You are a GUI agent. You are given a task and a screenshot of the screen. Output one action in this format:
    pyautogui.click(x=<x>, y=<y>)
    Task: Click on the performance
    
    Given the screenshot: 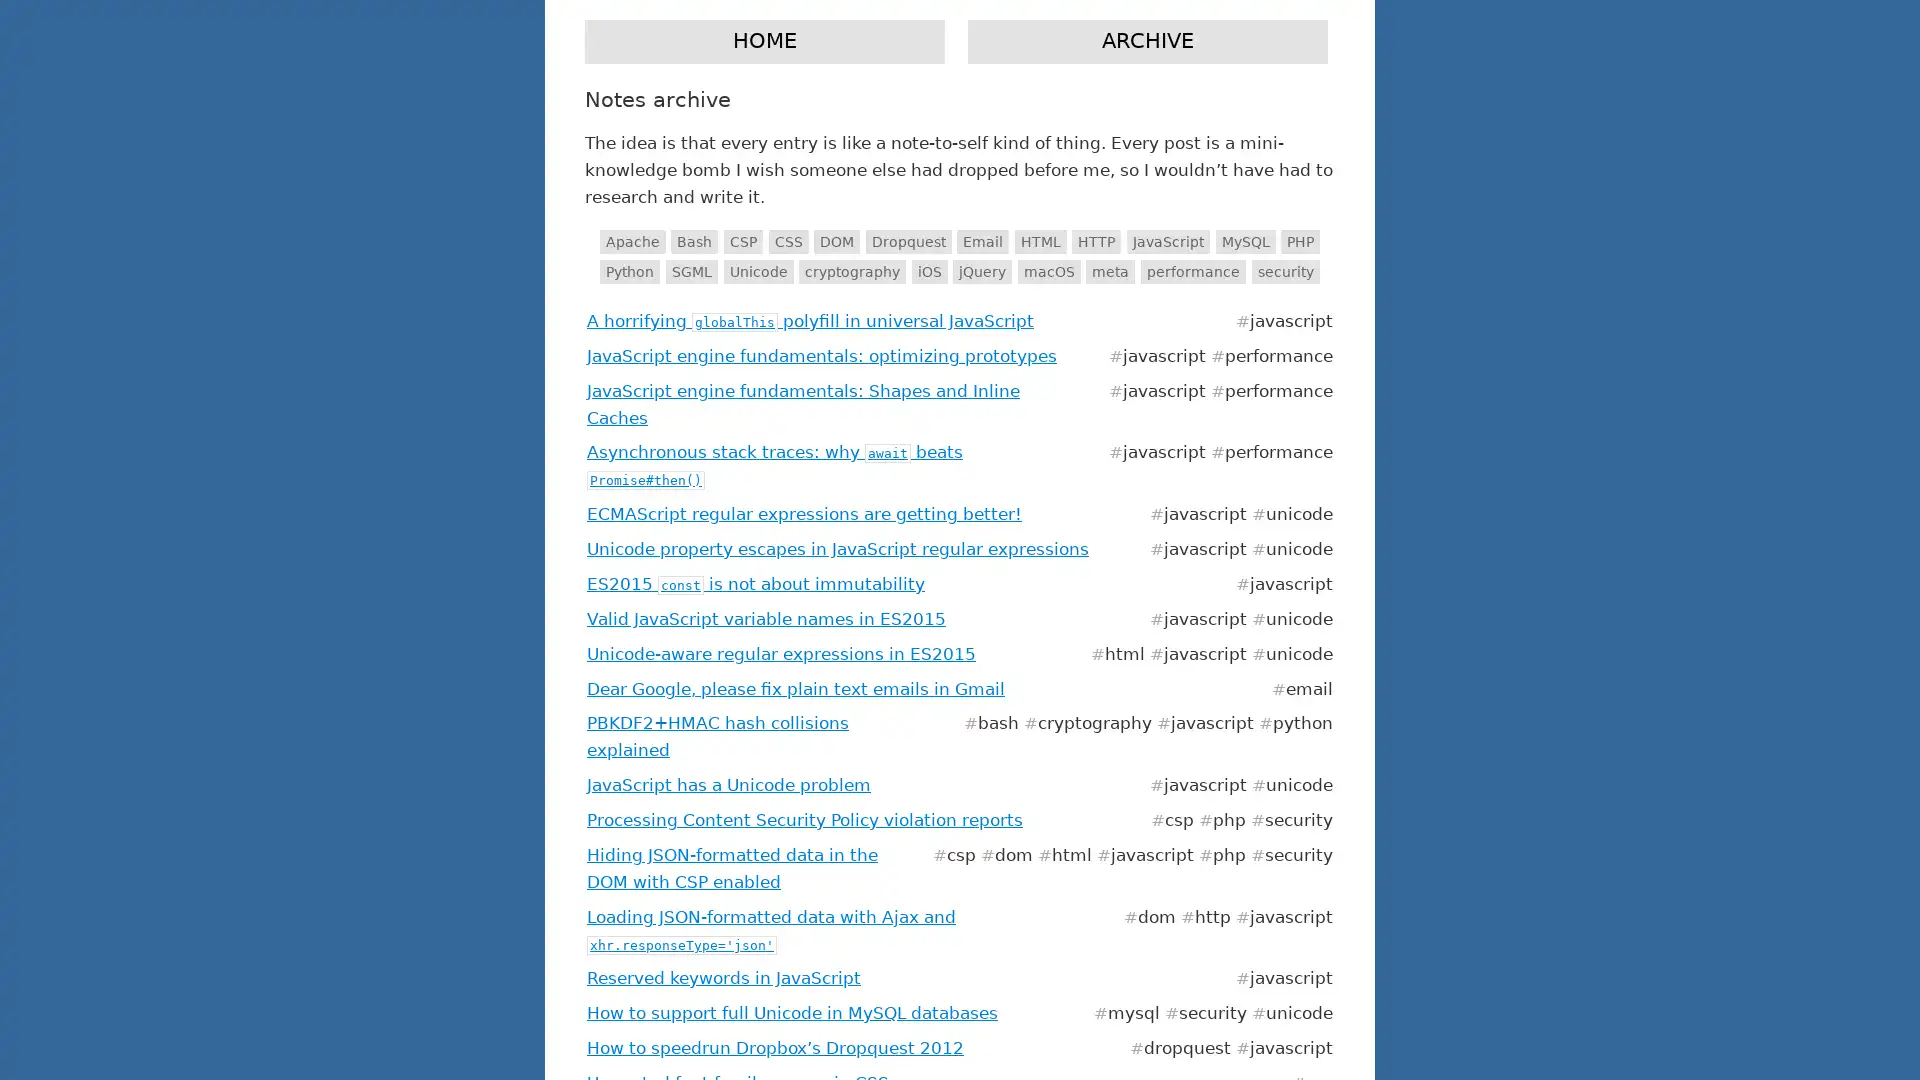 What is the action you would take?
    pyautogui.click(x=1193, y=271)
    